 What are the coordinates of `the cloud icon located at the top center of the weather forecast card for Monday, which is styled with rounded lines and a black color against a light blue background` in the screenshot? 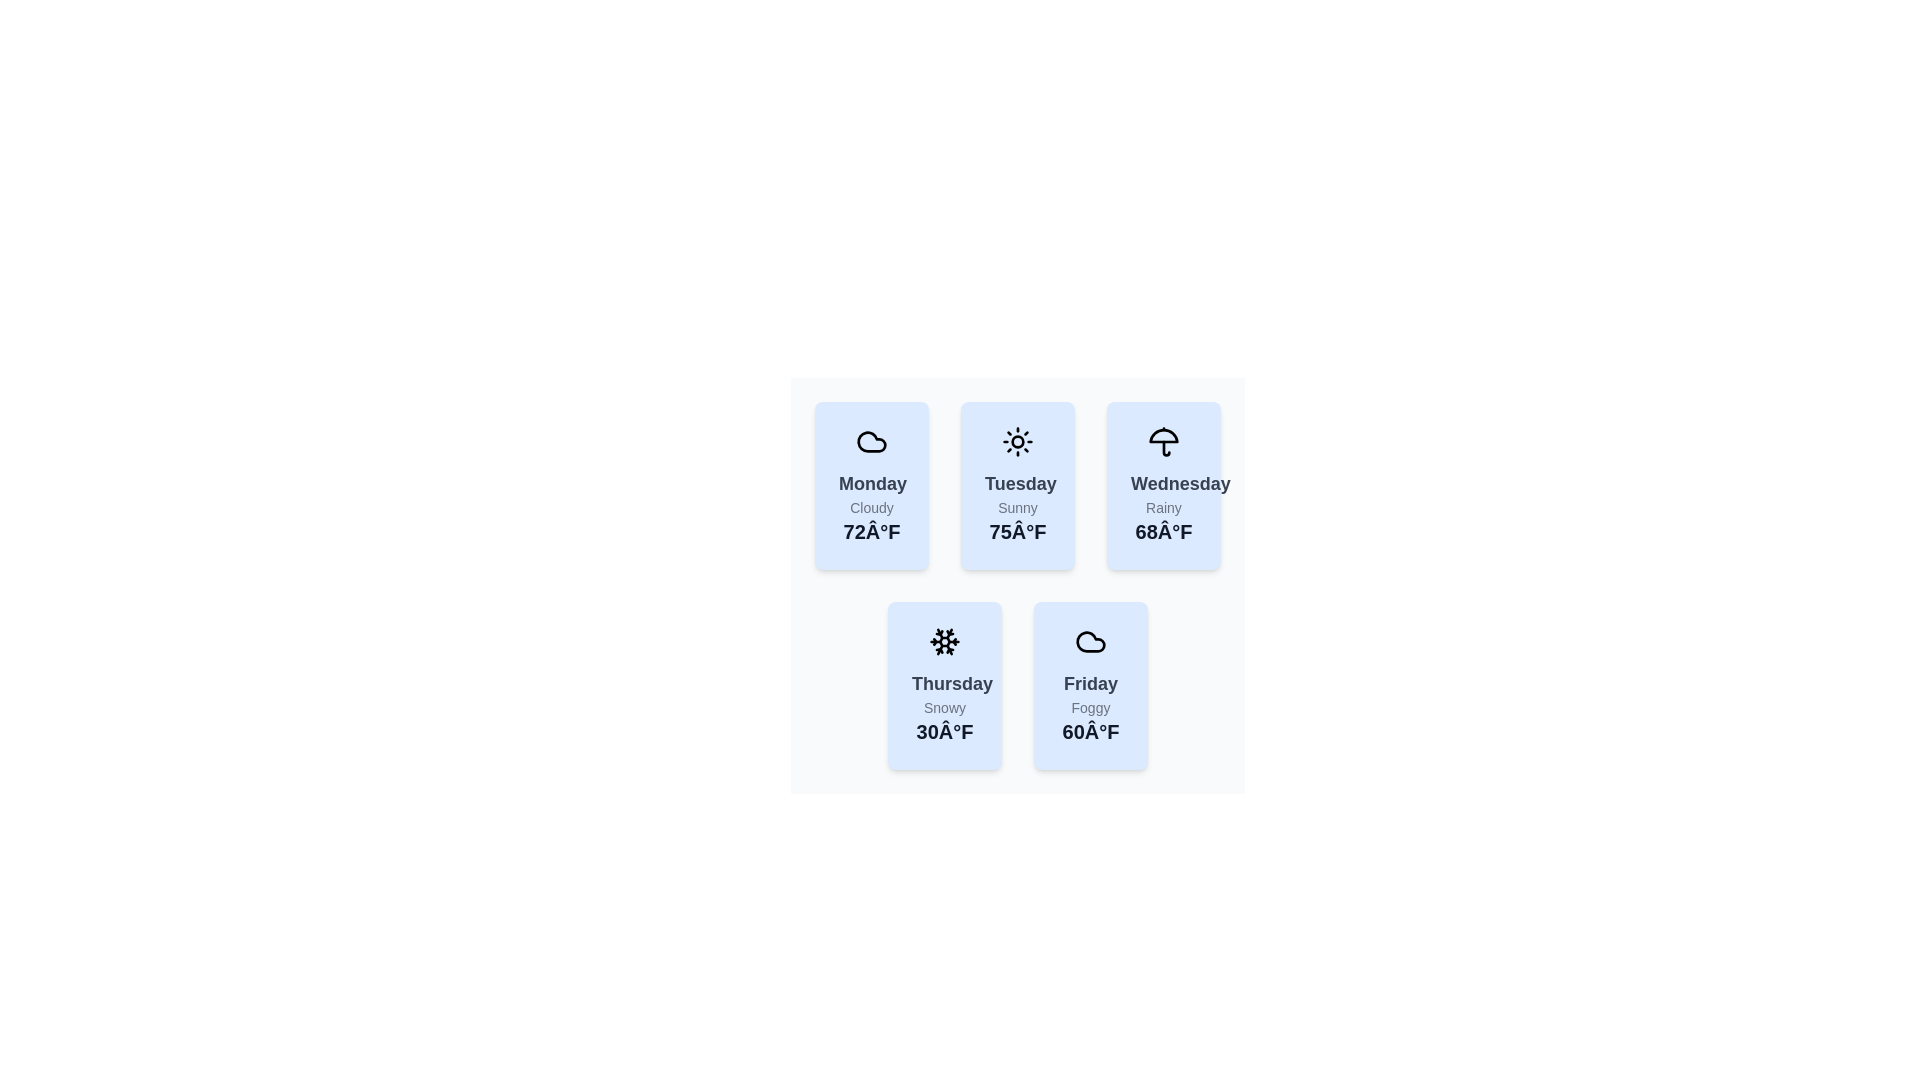 It's located at (872, 441).